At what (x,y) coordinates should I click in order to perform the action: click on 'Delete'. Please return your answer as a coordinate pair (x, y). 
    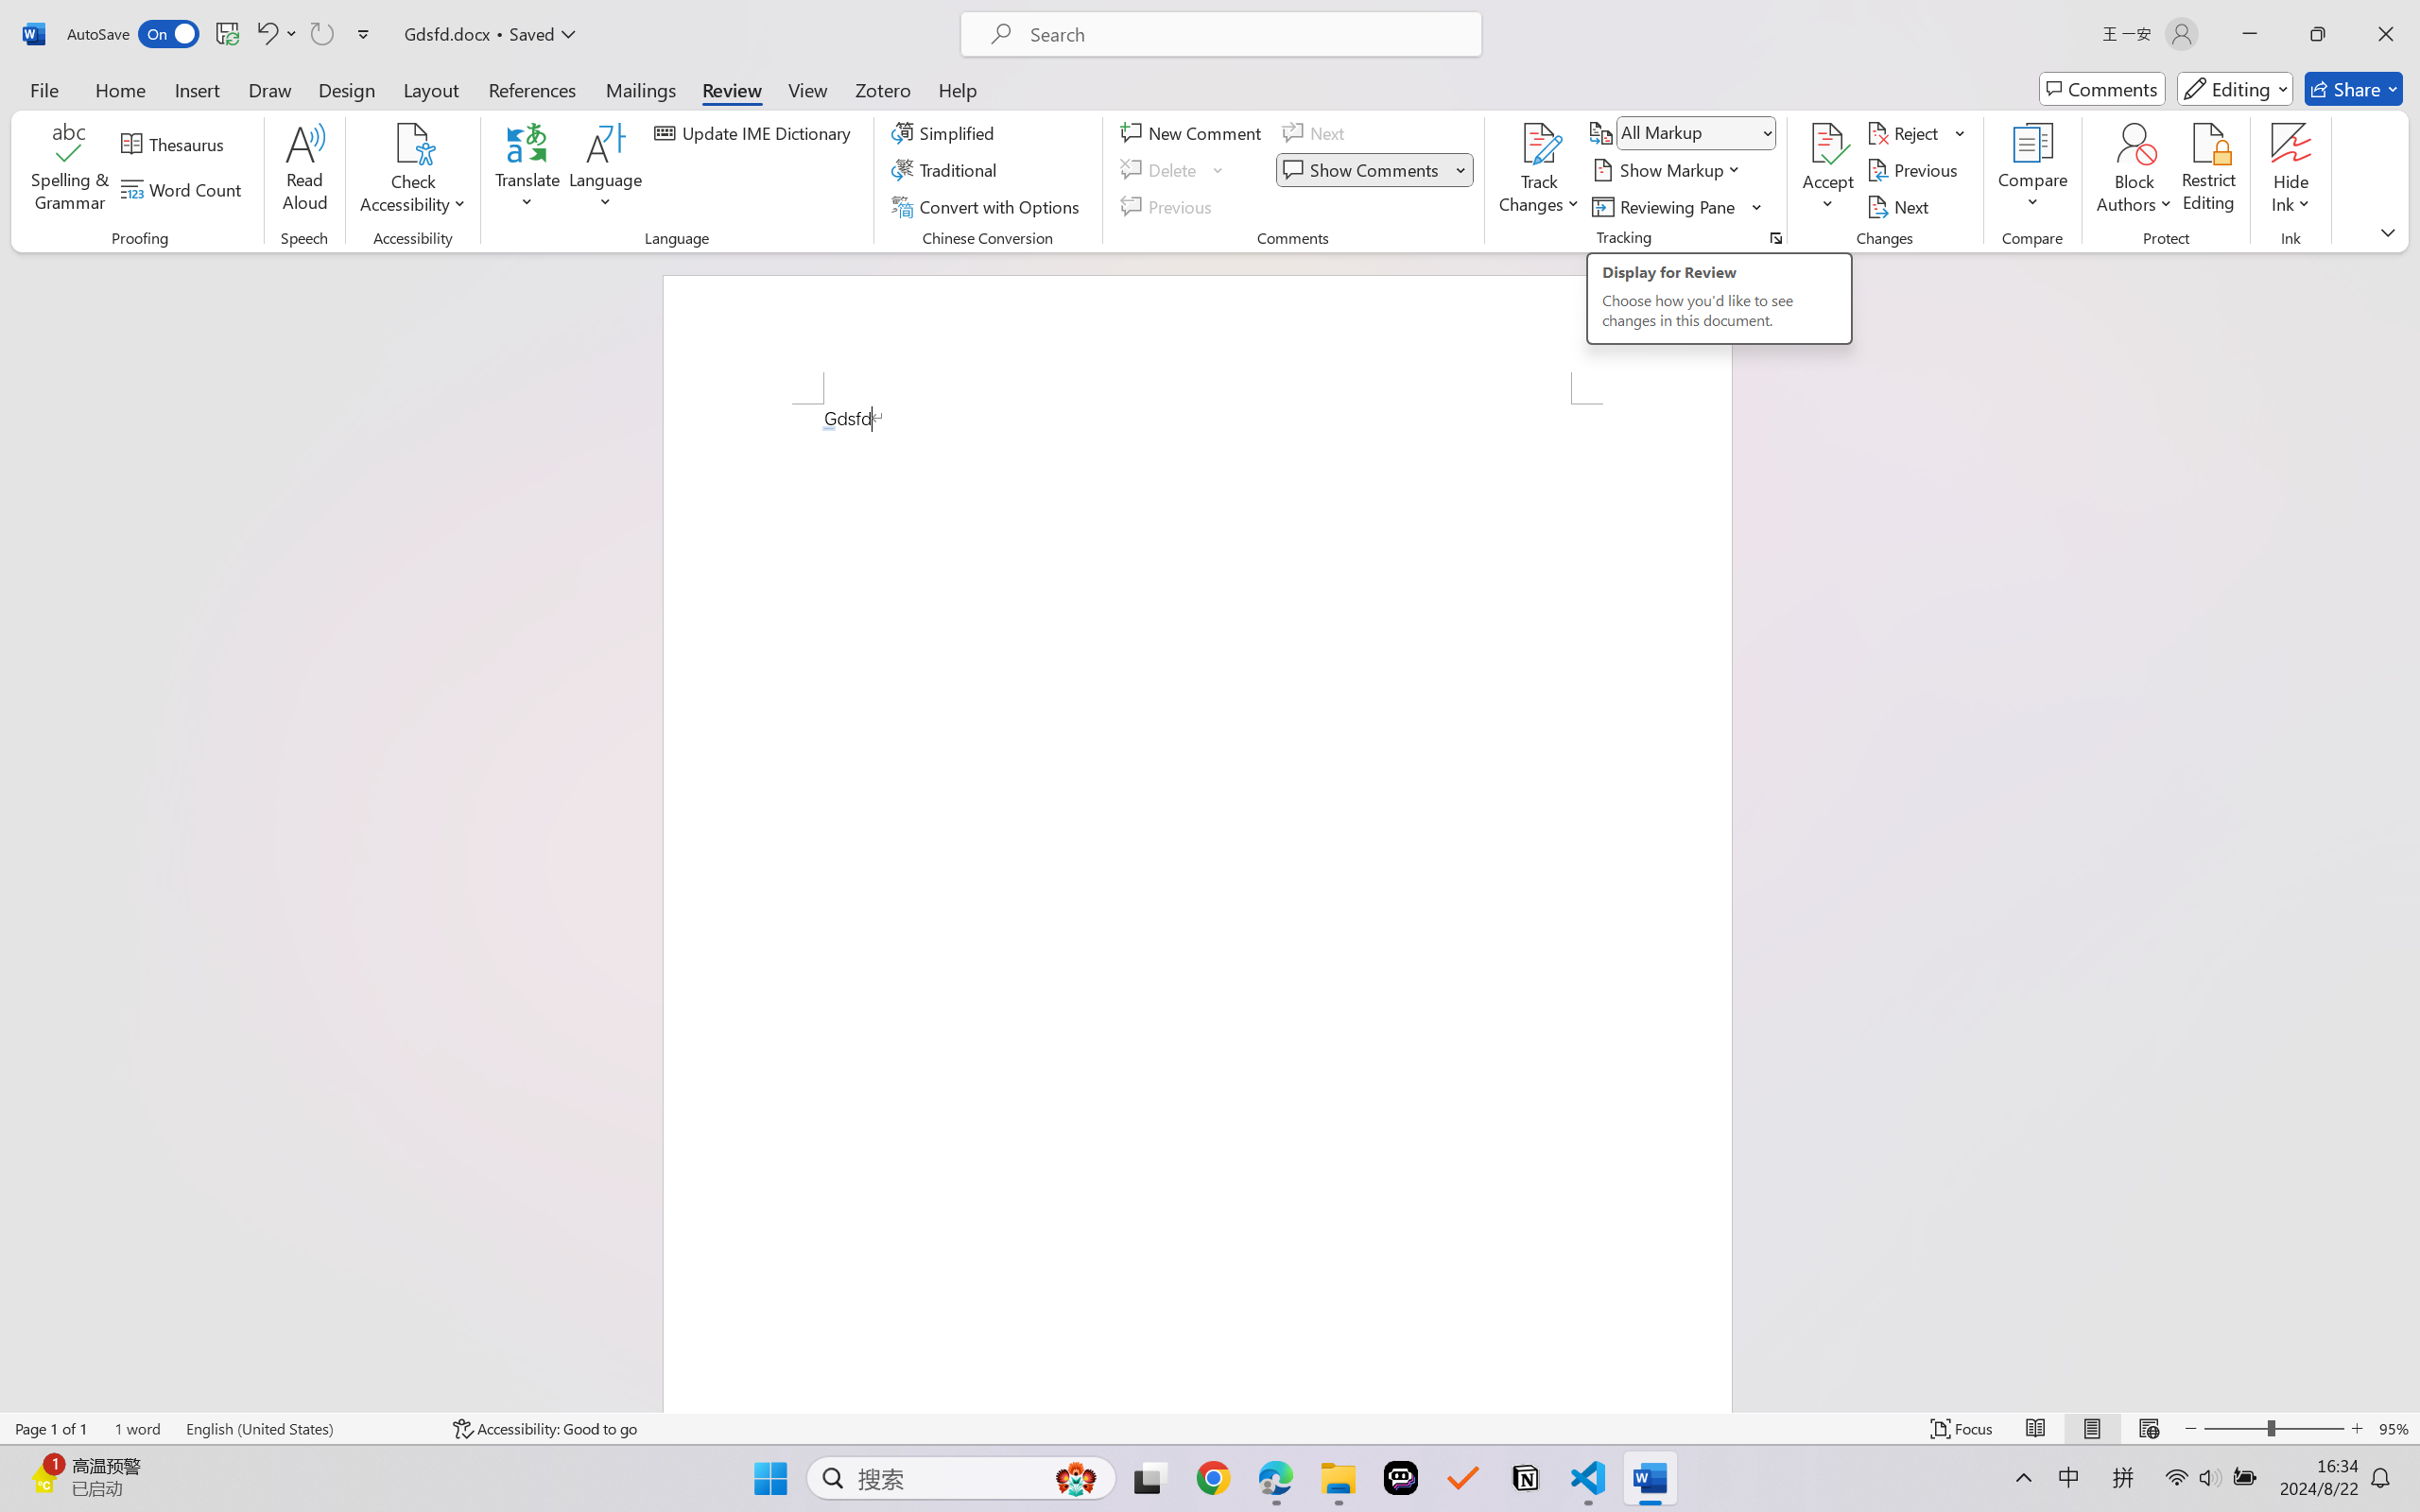
    Looking at the image, I should click on (1173, 170).